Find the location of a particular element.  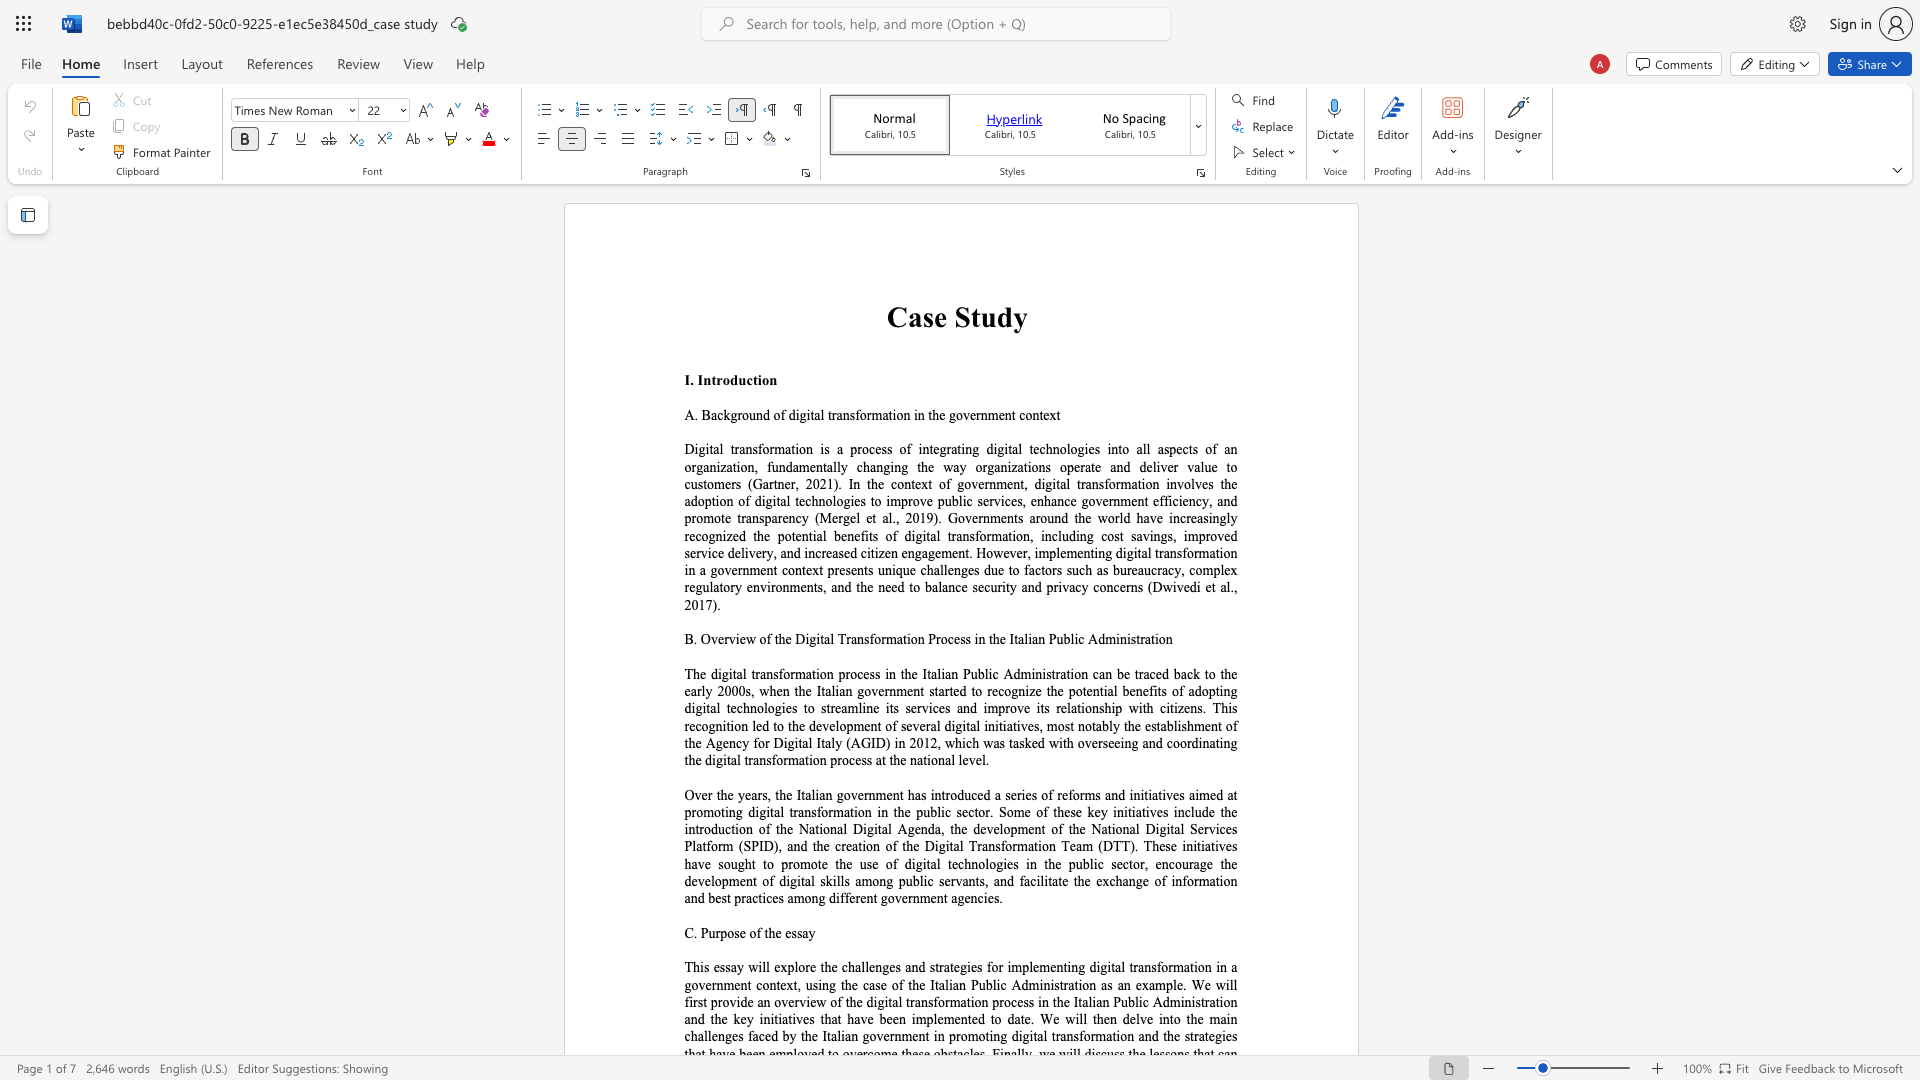

the subset text "nment a" within the text "the exchange of information and best practices among different government agencies." is located at coordinates (911, 897).